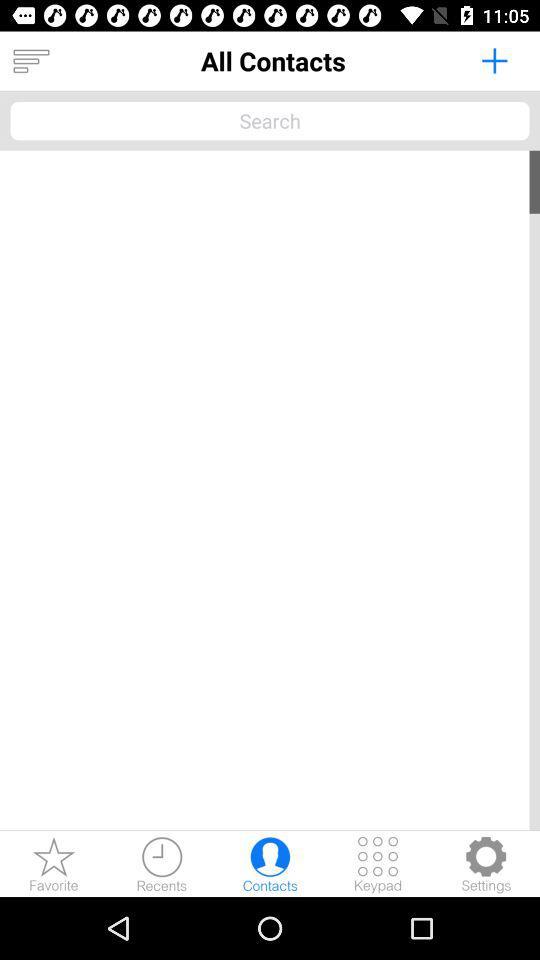 The image size is (540, 960). What do you see at coordinates (161, 863) in the screenshot?
I see `switch to recents tab` at bounding box center [161, 863].